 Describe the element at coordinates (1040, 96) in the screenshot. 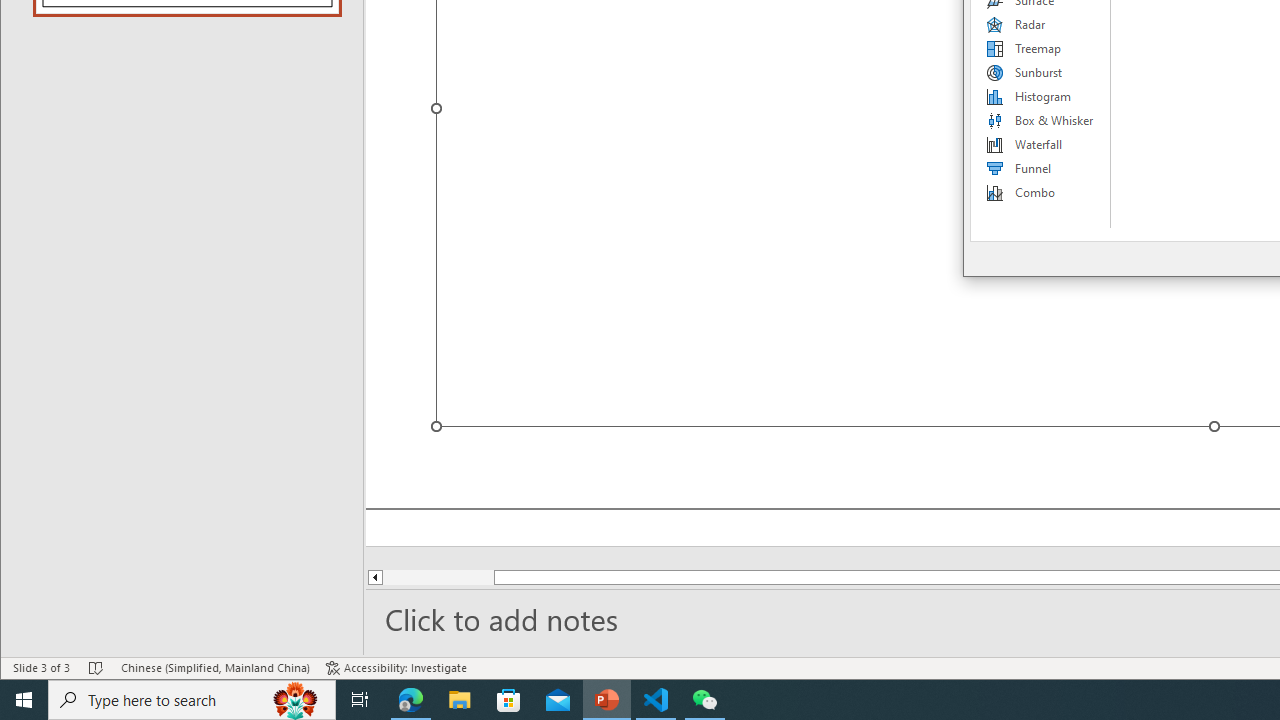

I see `'Histogram'` at that location.